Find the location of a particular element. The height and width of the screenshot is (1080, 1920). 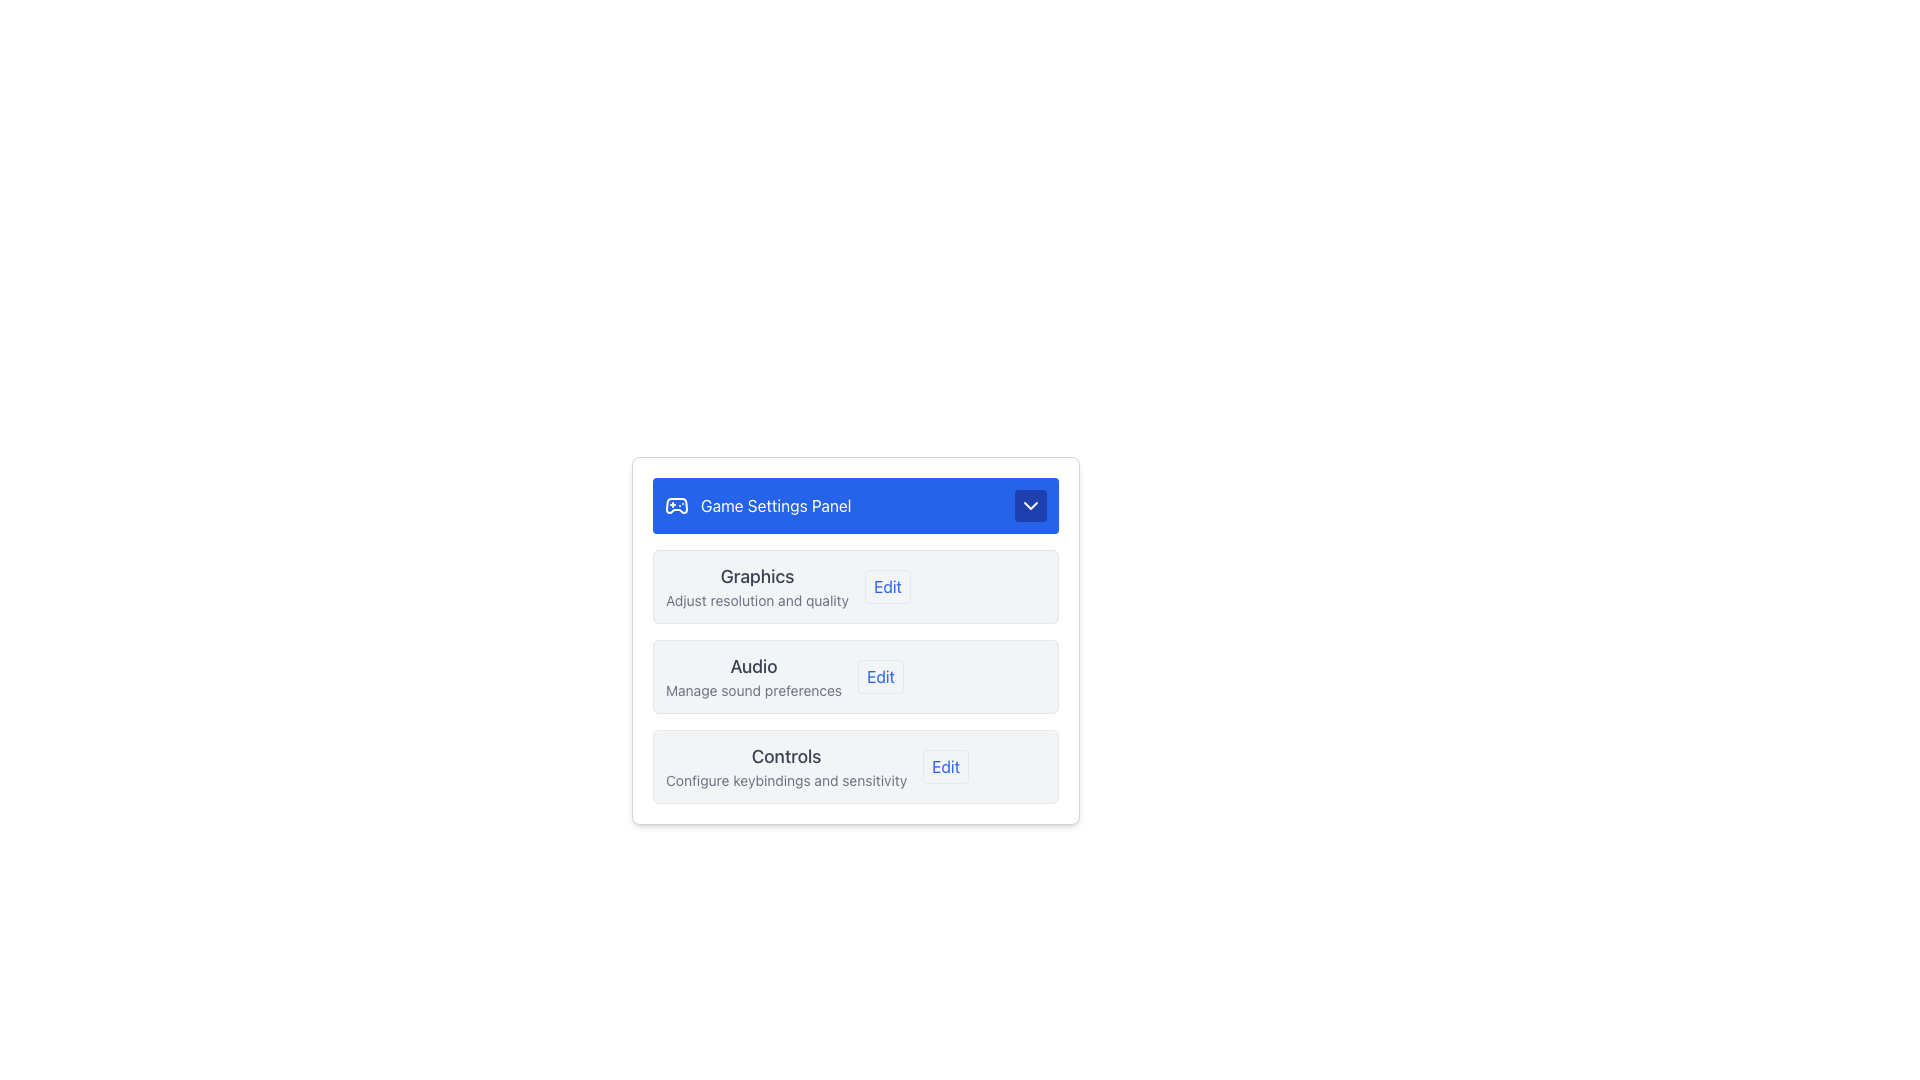

the game controller icon with a minimalistic design and a blue background, located on the left side of the 'Game Settings Panel' header is located at coordinates (676, 504).